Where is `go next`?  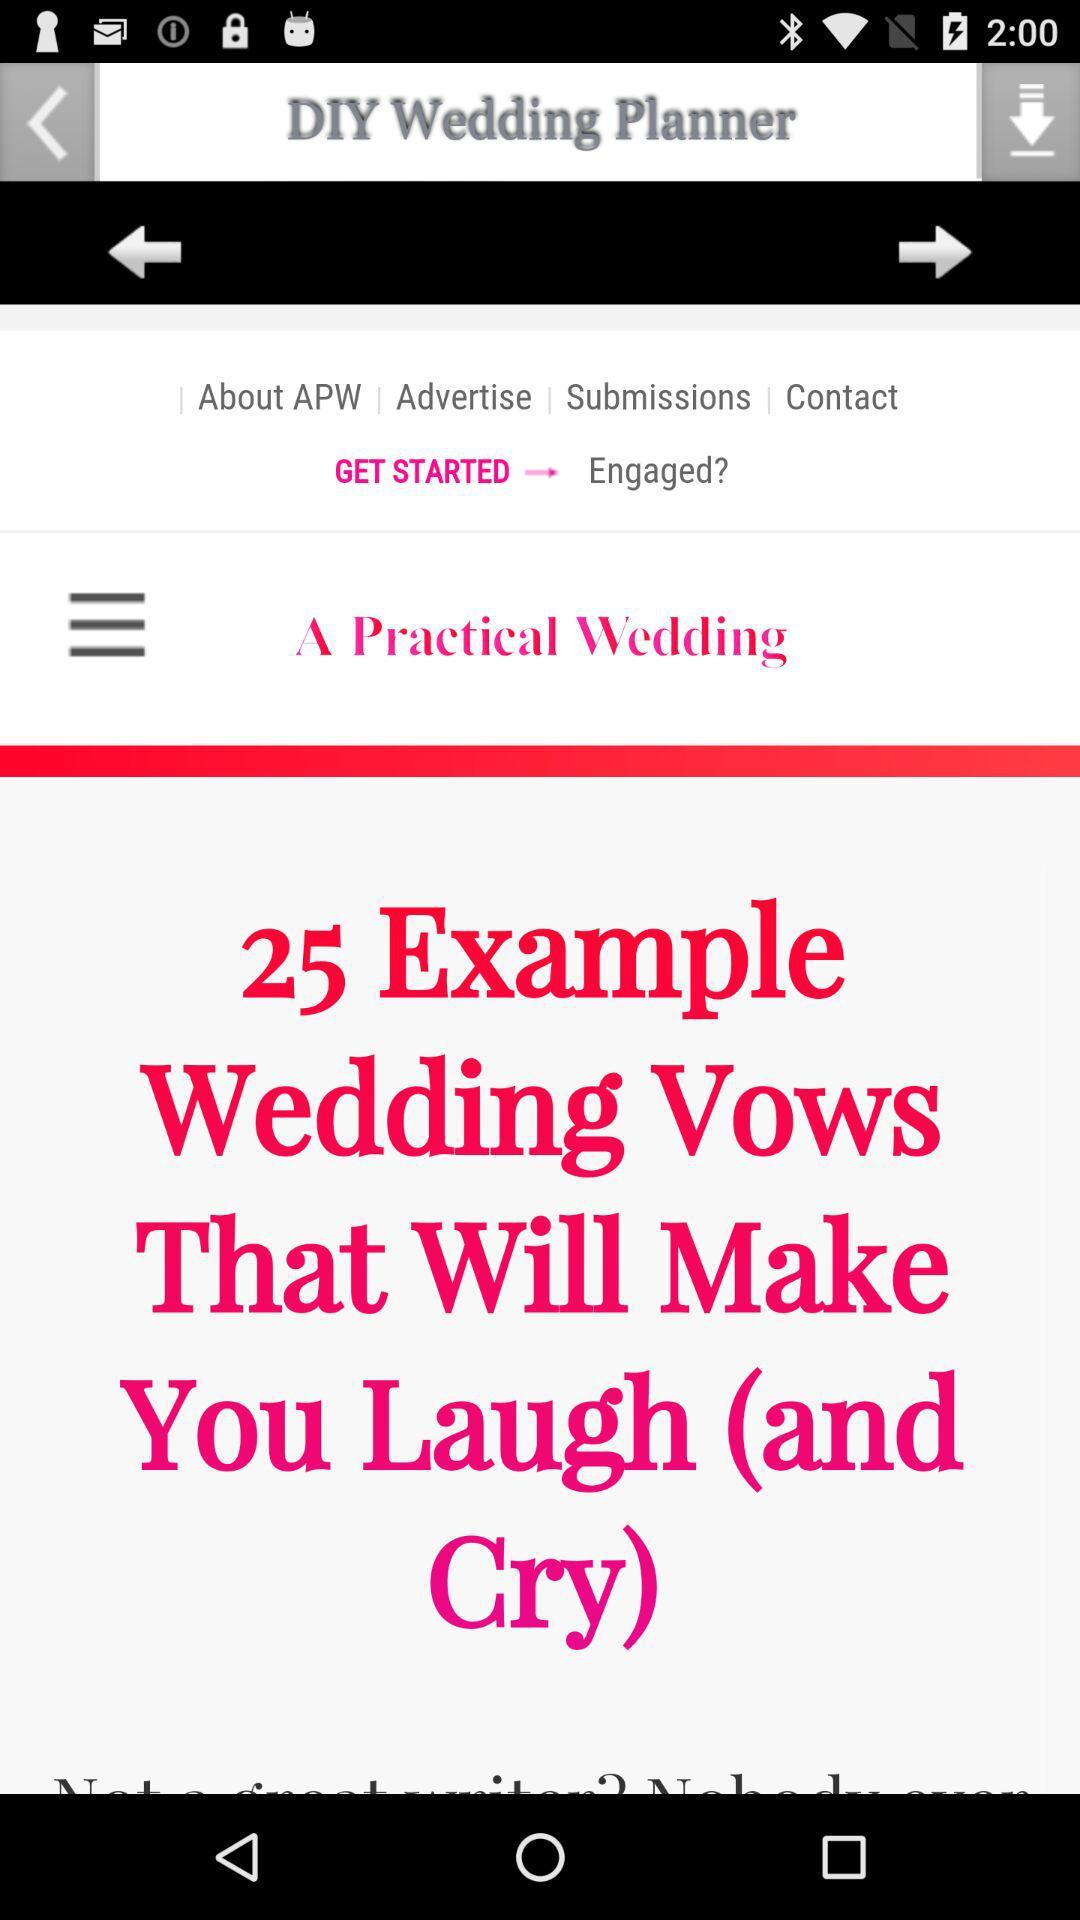 go next is located at coordinates (935, 252).